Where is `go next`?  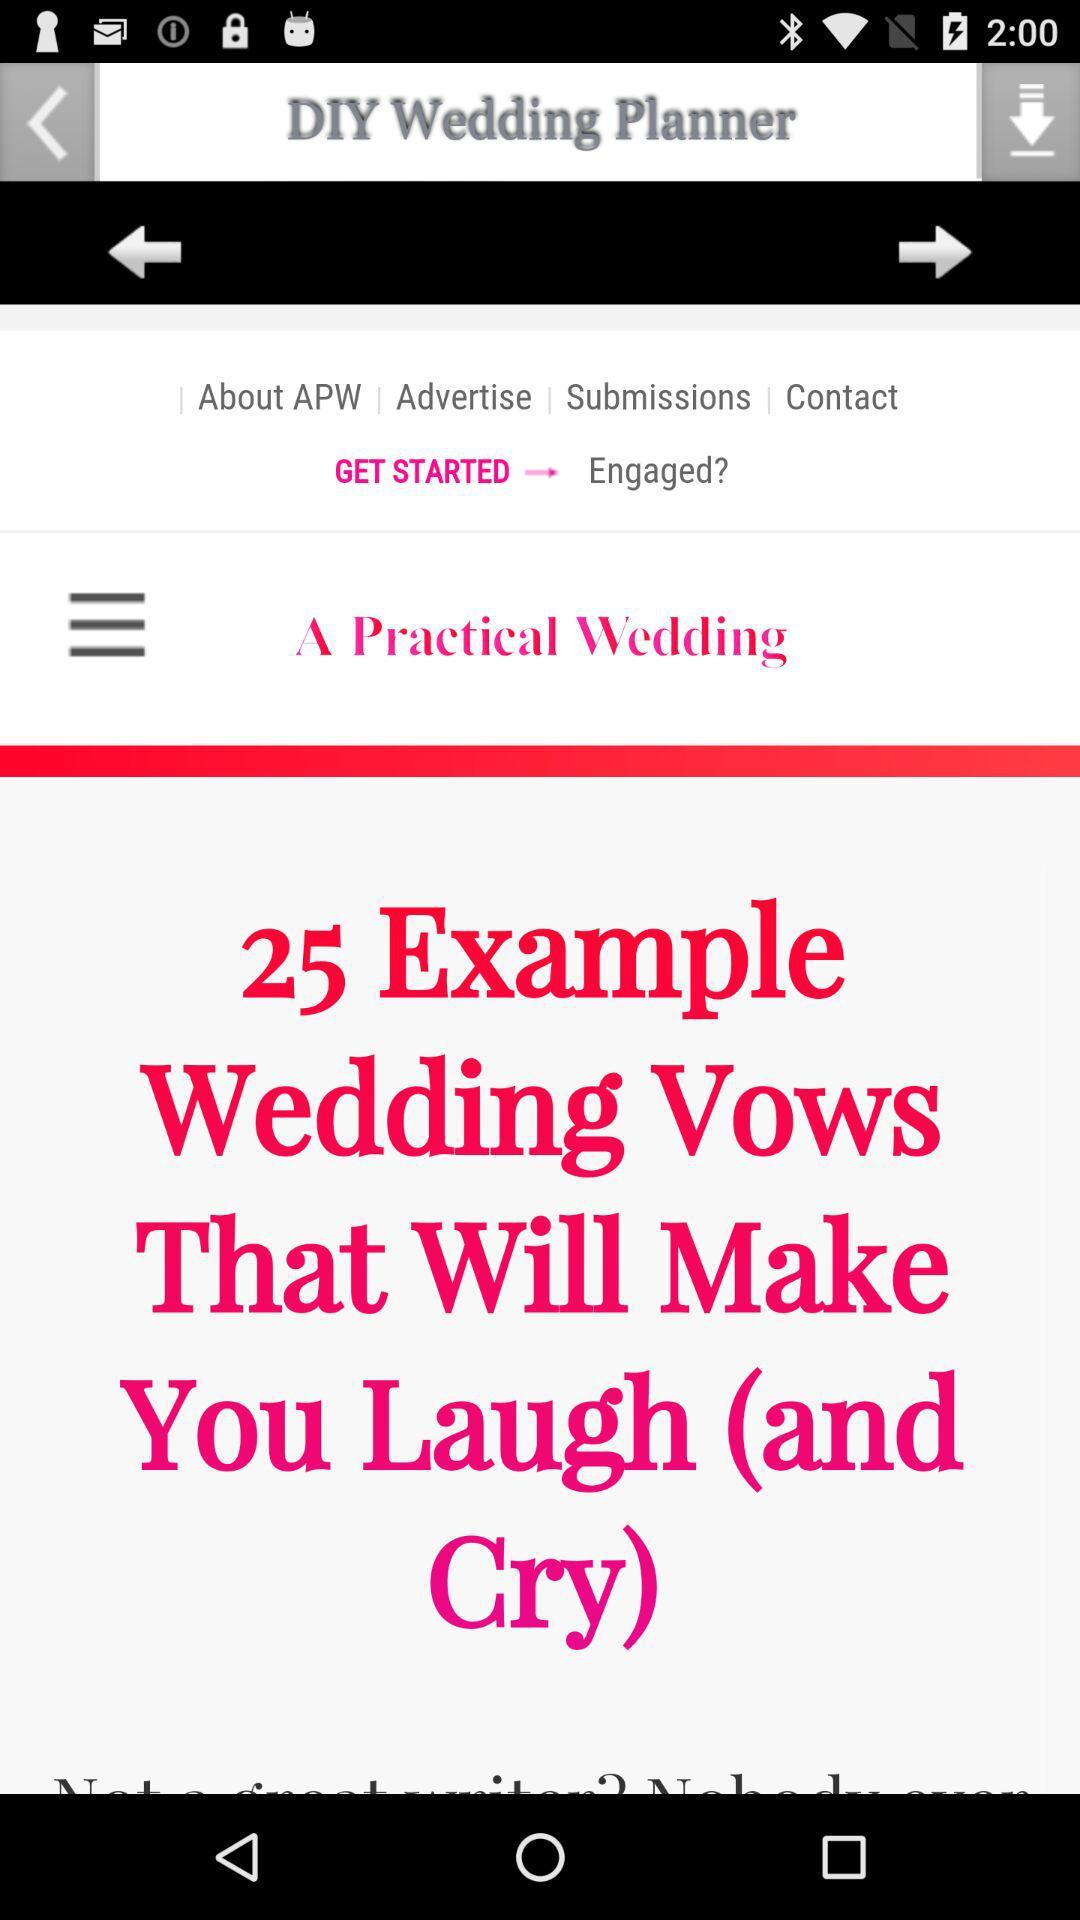 go next is located at coordinates (935, 252).